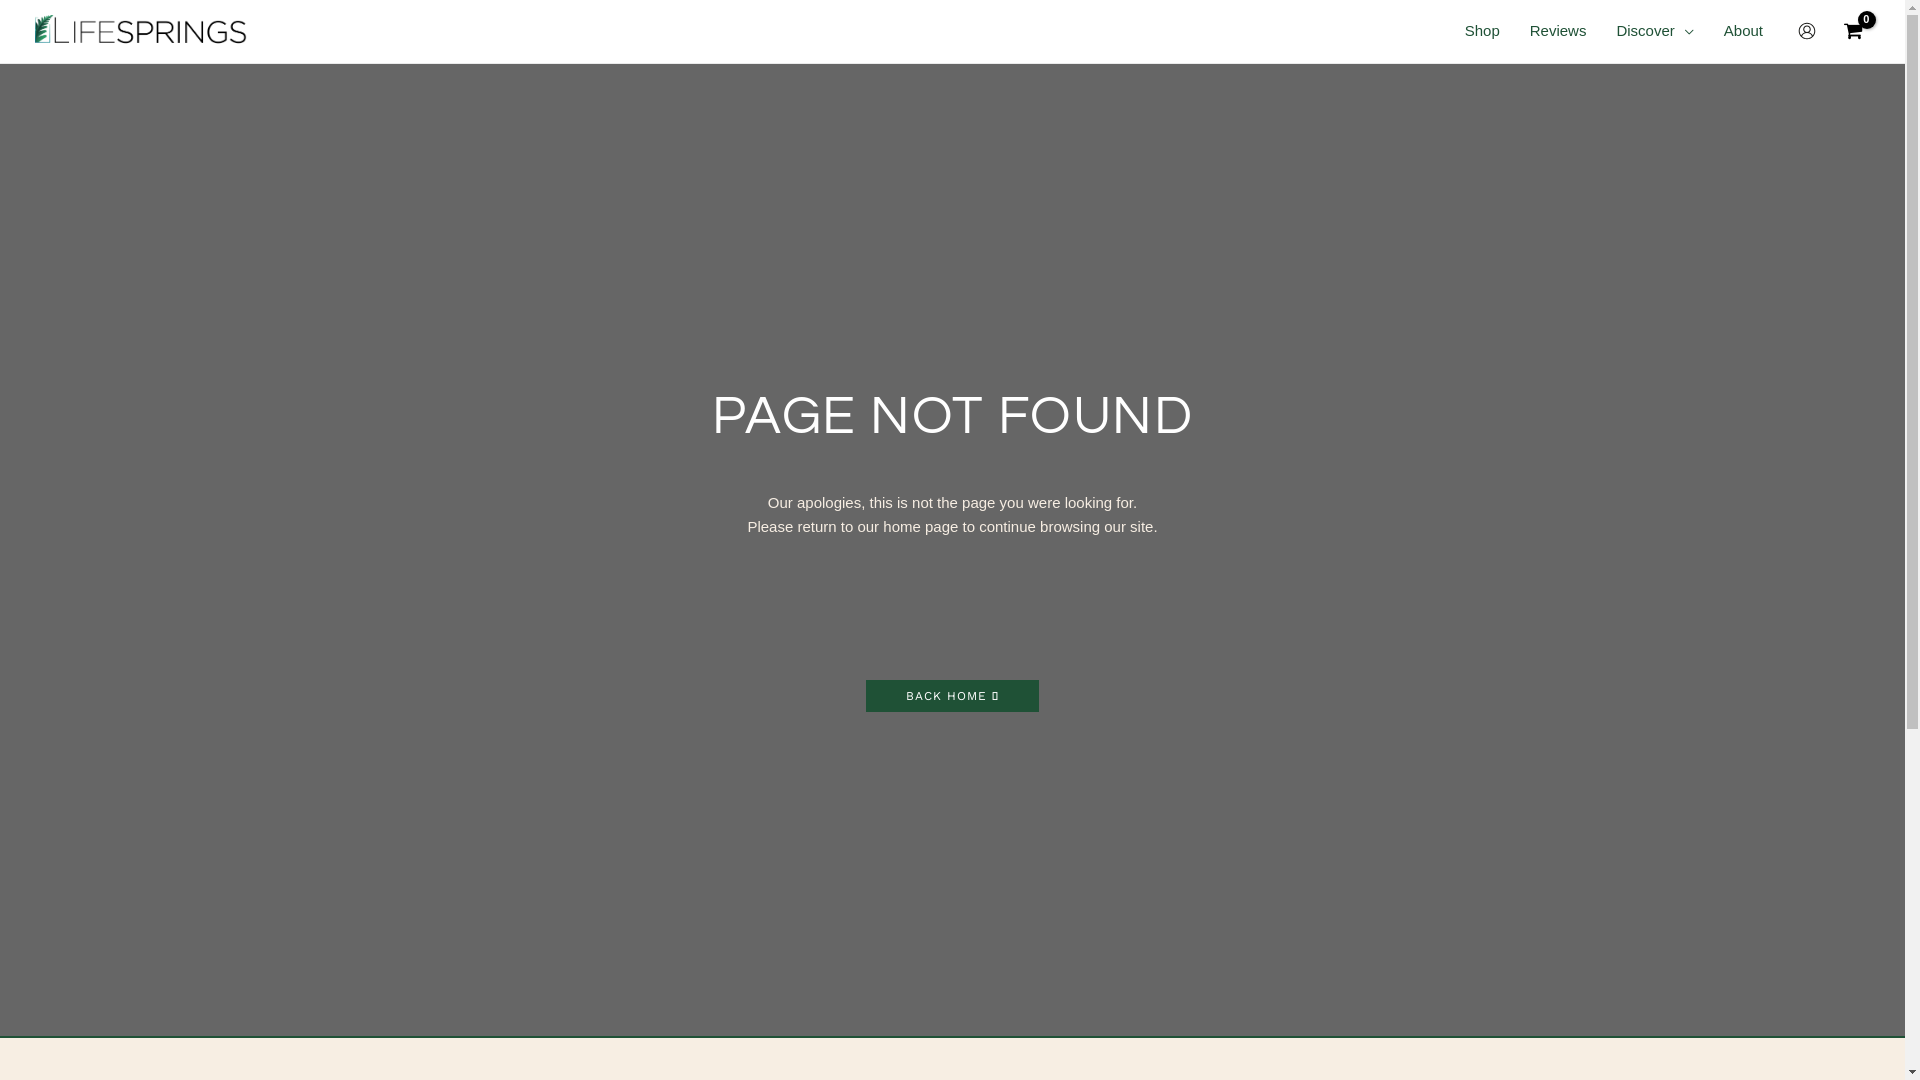  I want to click on 'Discover', so click(1654, 30).